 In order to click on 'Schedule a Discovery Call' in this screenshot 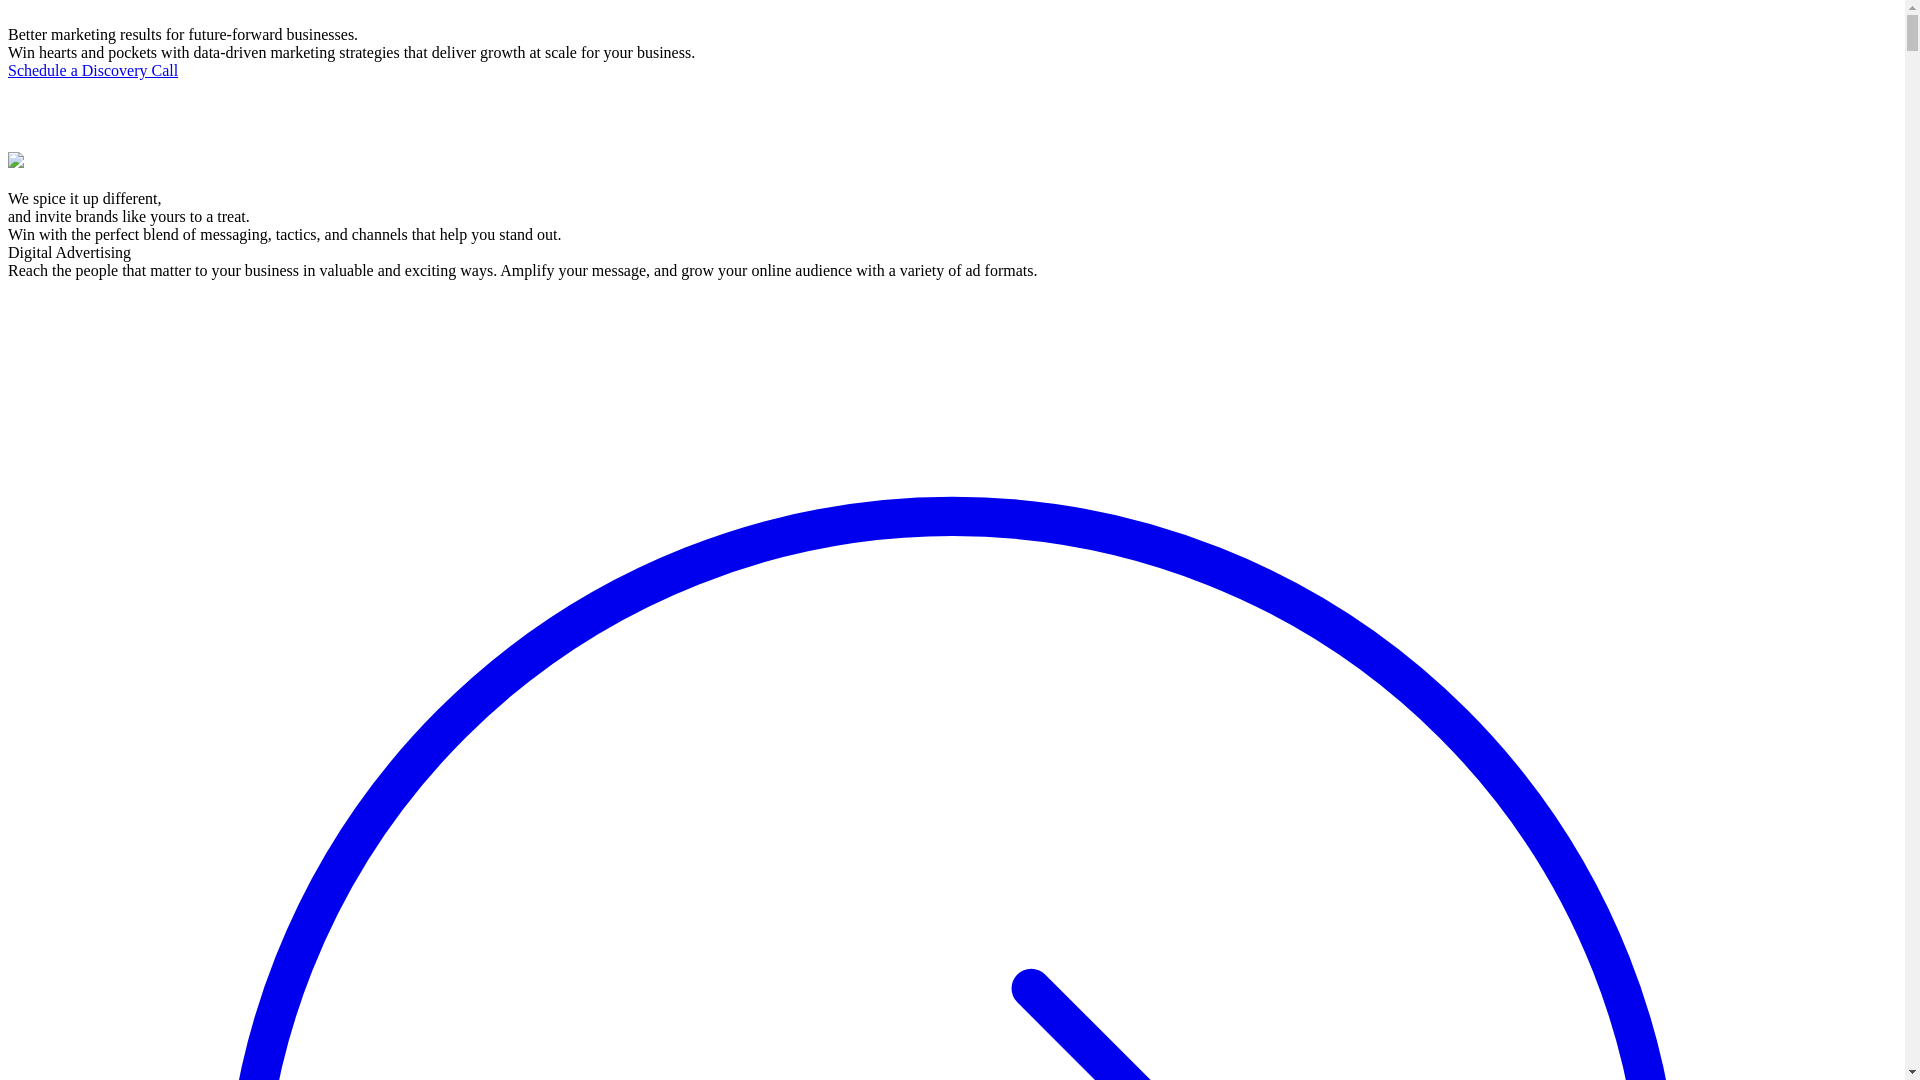, I will do `click(91, 69)`.